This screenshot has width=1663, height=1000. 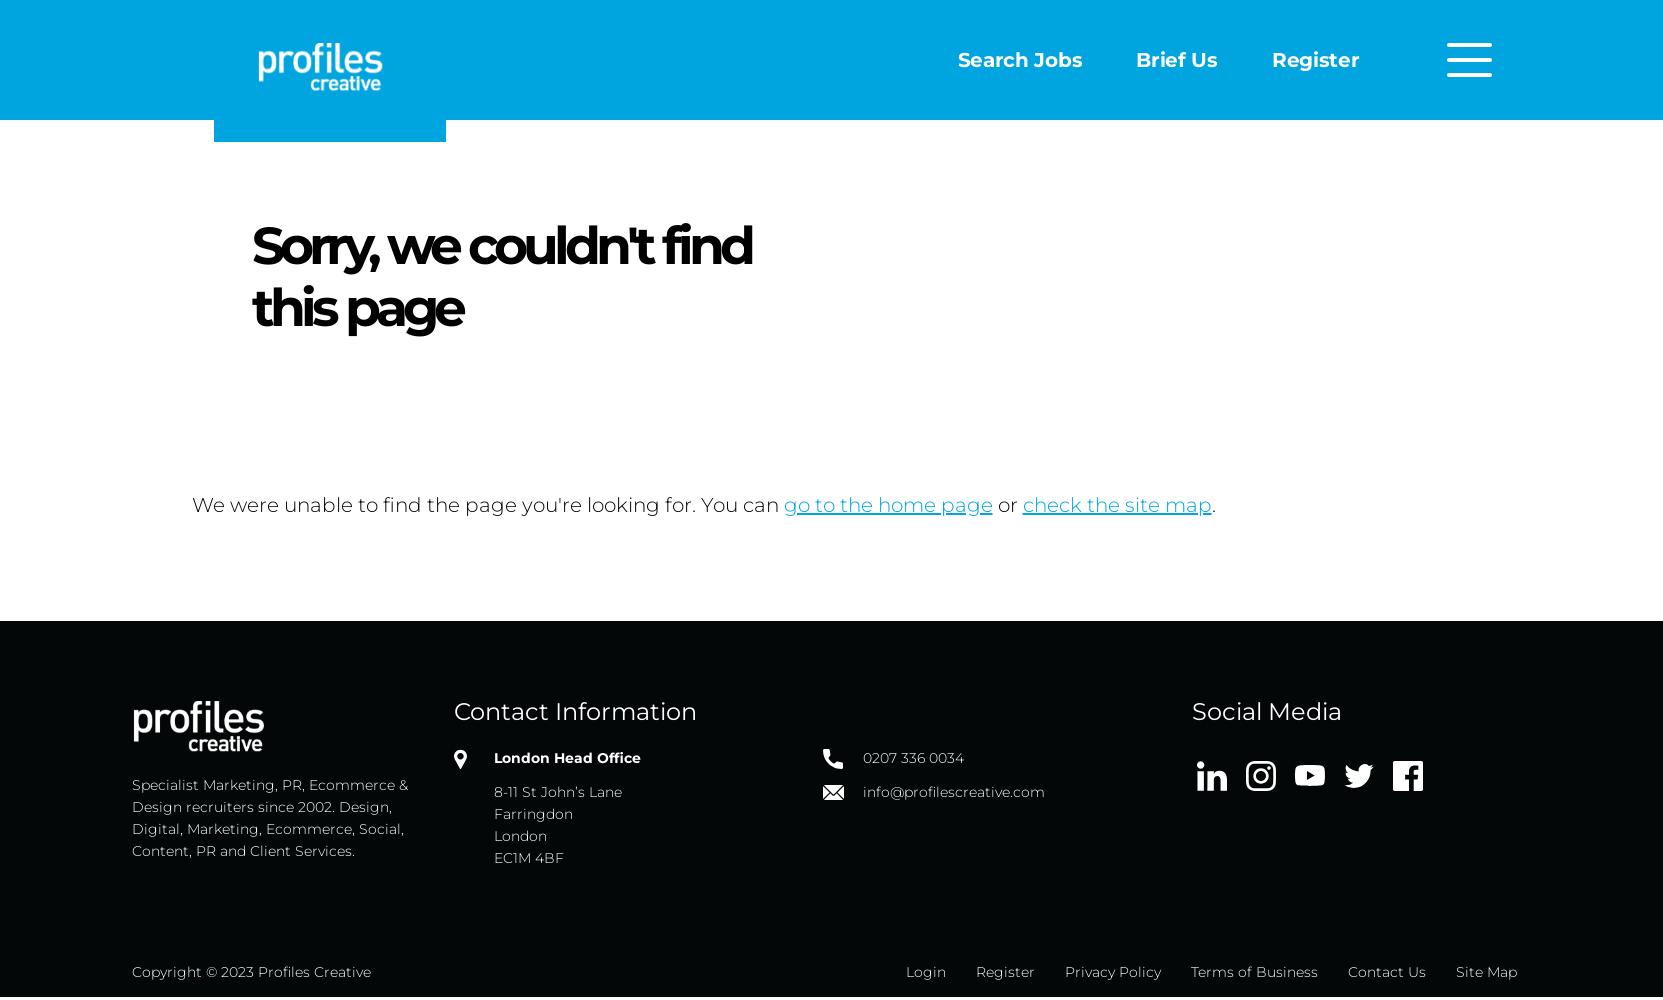 What do you see at coordinates (952, 792) in the screenshot?
I see `'info@profilescreative.com'` at bounding box center [952, 792].